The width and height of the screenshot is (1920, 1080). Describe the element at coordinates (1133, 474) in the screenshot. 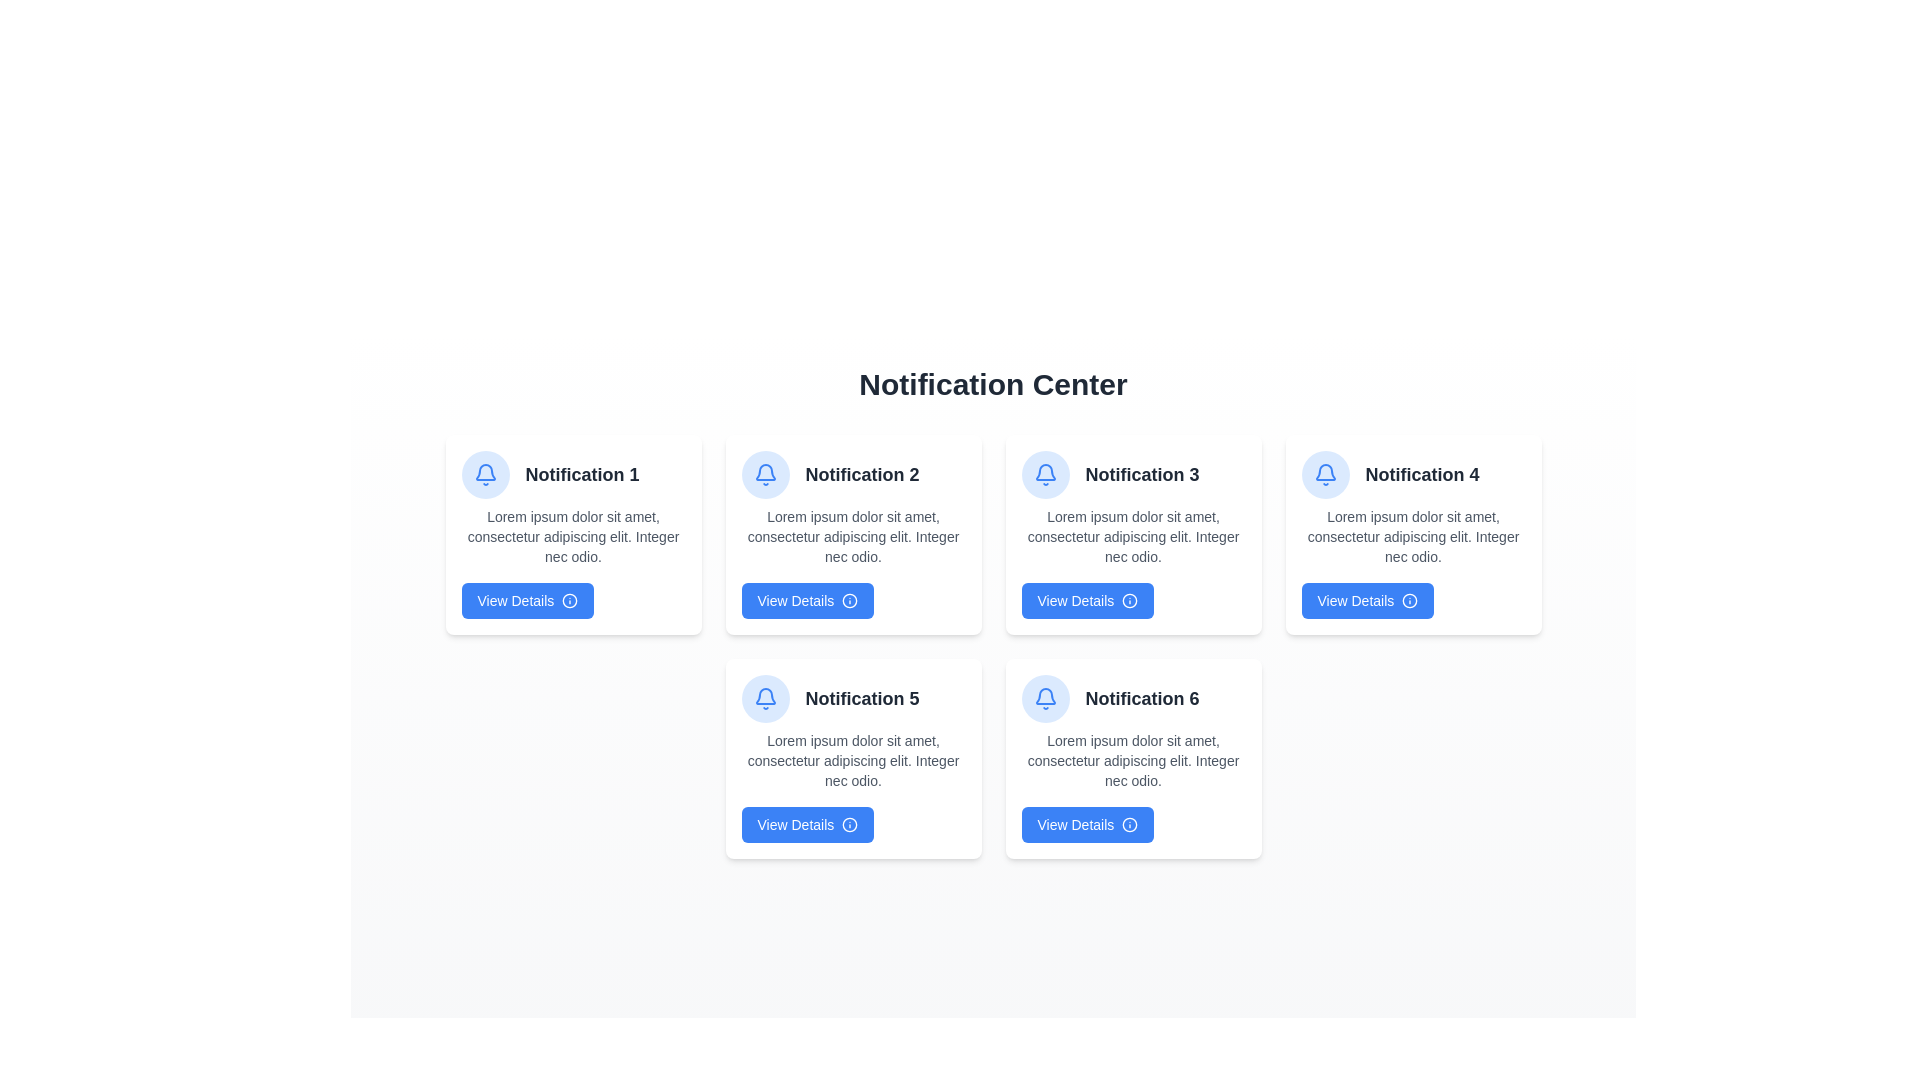

I see `title of the notification labeled 'Notification 3' which is displayed in bold style and has a blue bell icon to its left` at that location.